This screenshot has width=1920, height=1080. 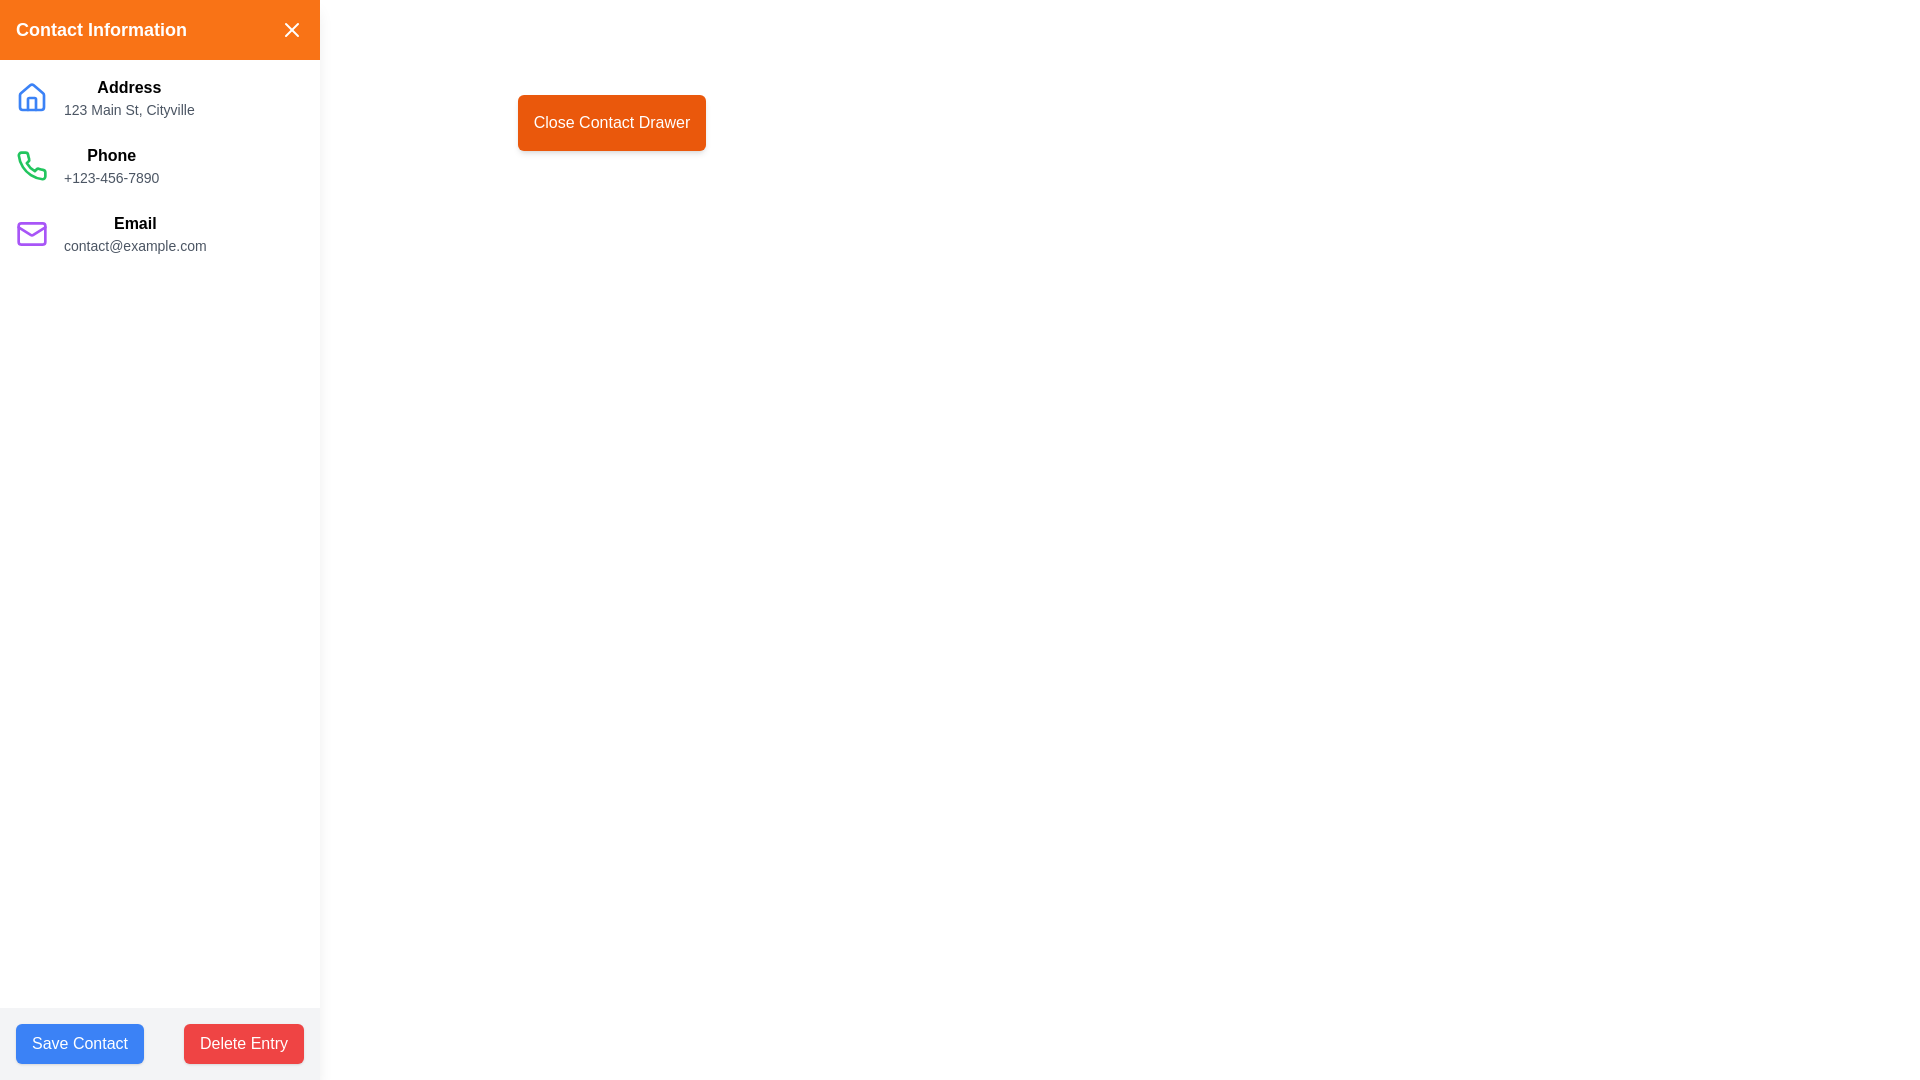 I want to click on the phone icon located below the 'Address' section and above the 'Email' section in the contact information UI for additional actions, so click(x=32, y=164).